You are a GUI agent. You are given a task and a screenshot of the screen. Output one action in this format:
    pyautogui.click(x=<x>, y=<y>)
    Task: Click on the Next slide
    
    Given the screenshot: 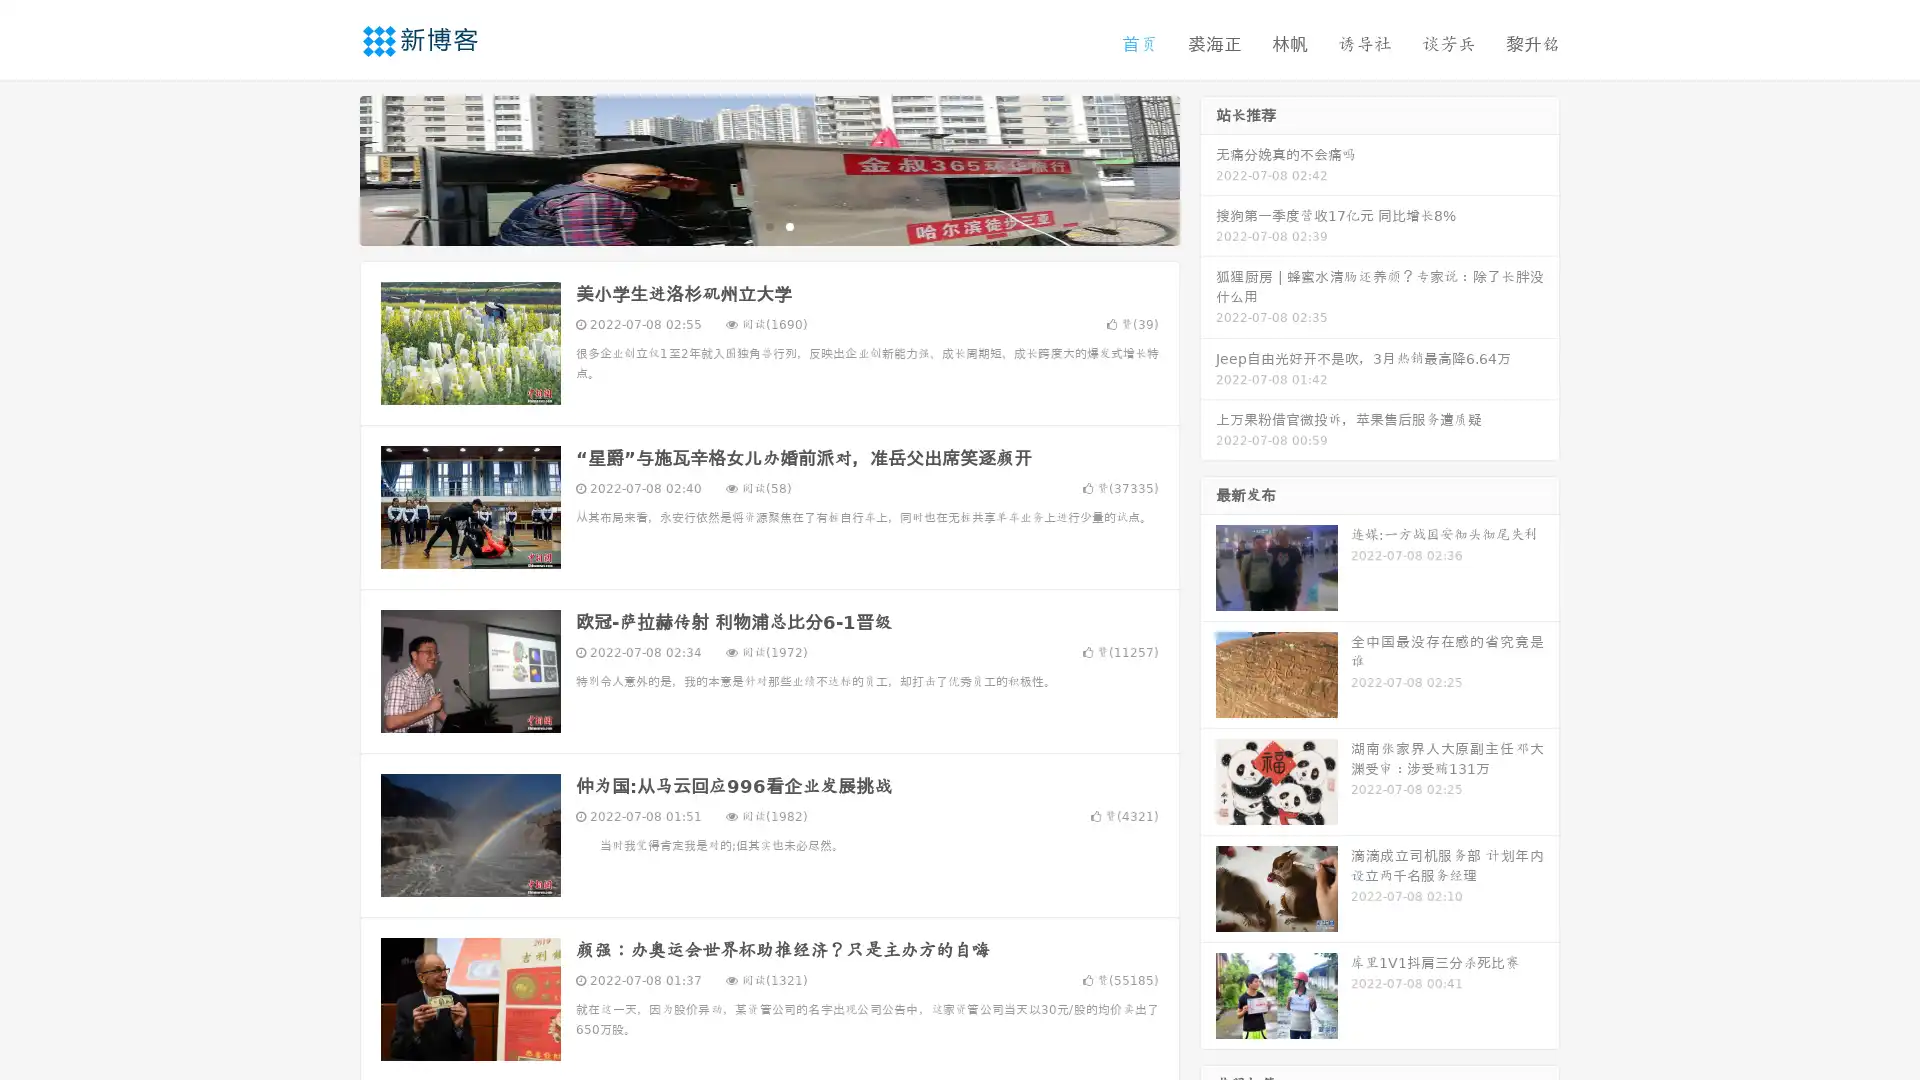 What is the action you would take?
    pyautogui.click(x=1208, y=168)
    